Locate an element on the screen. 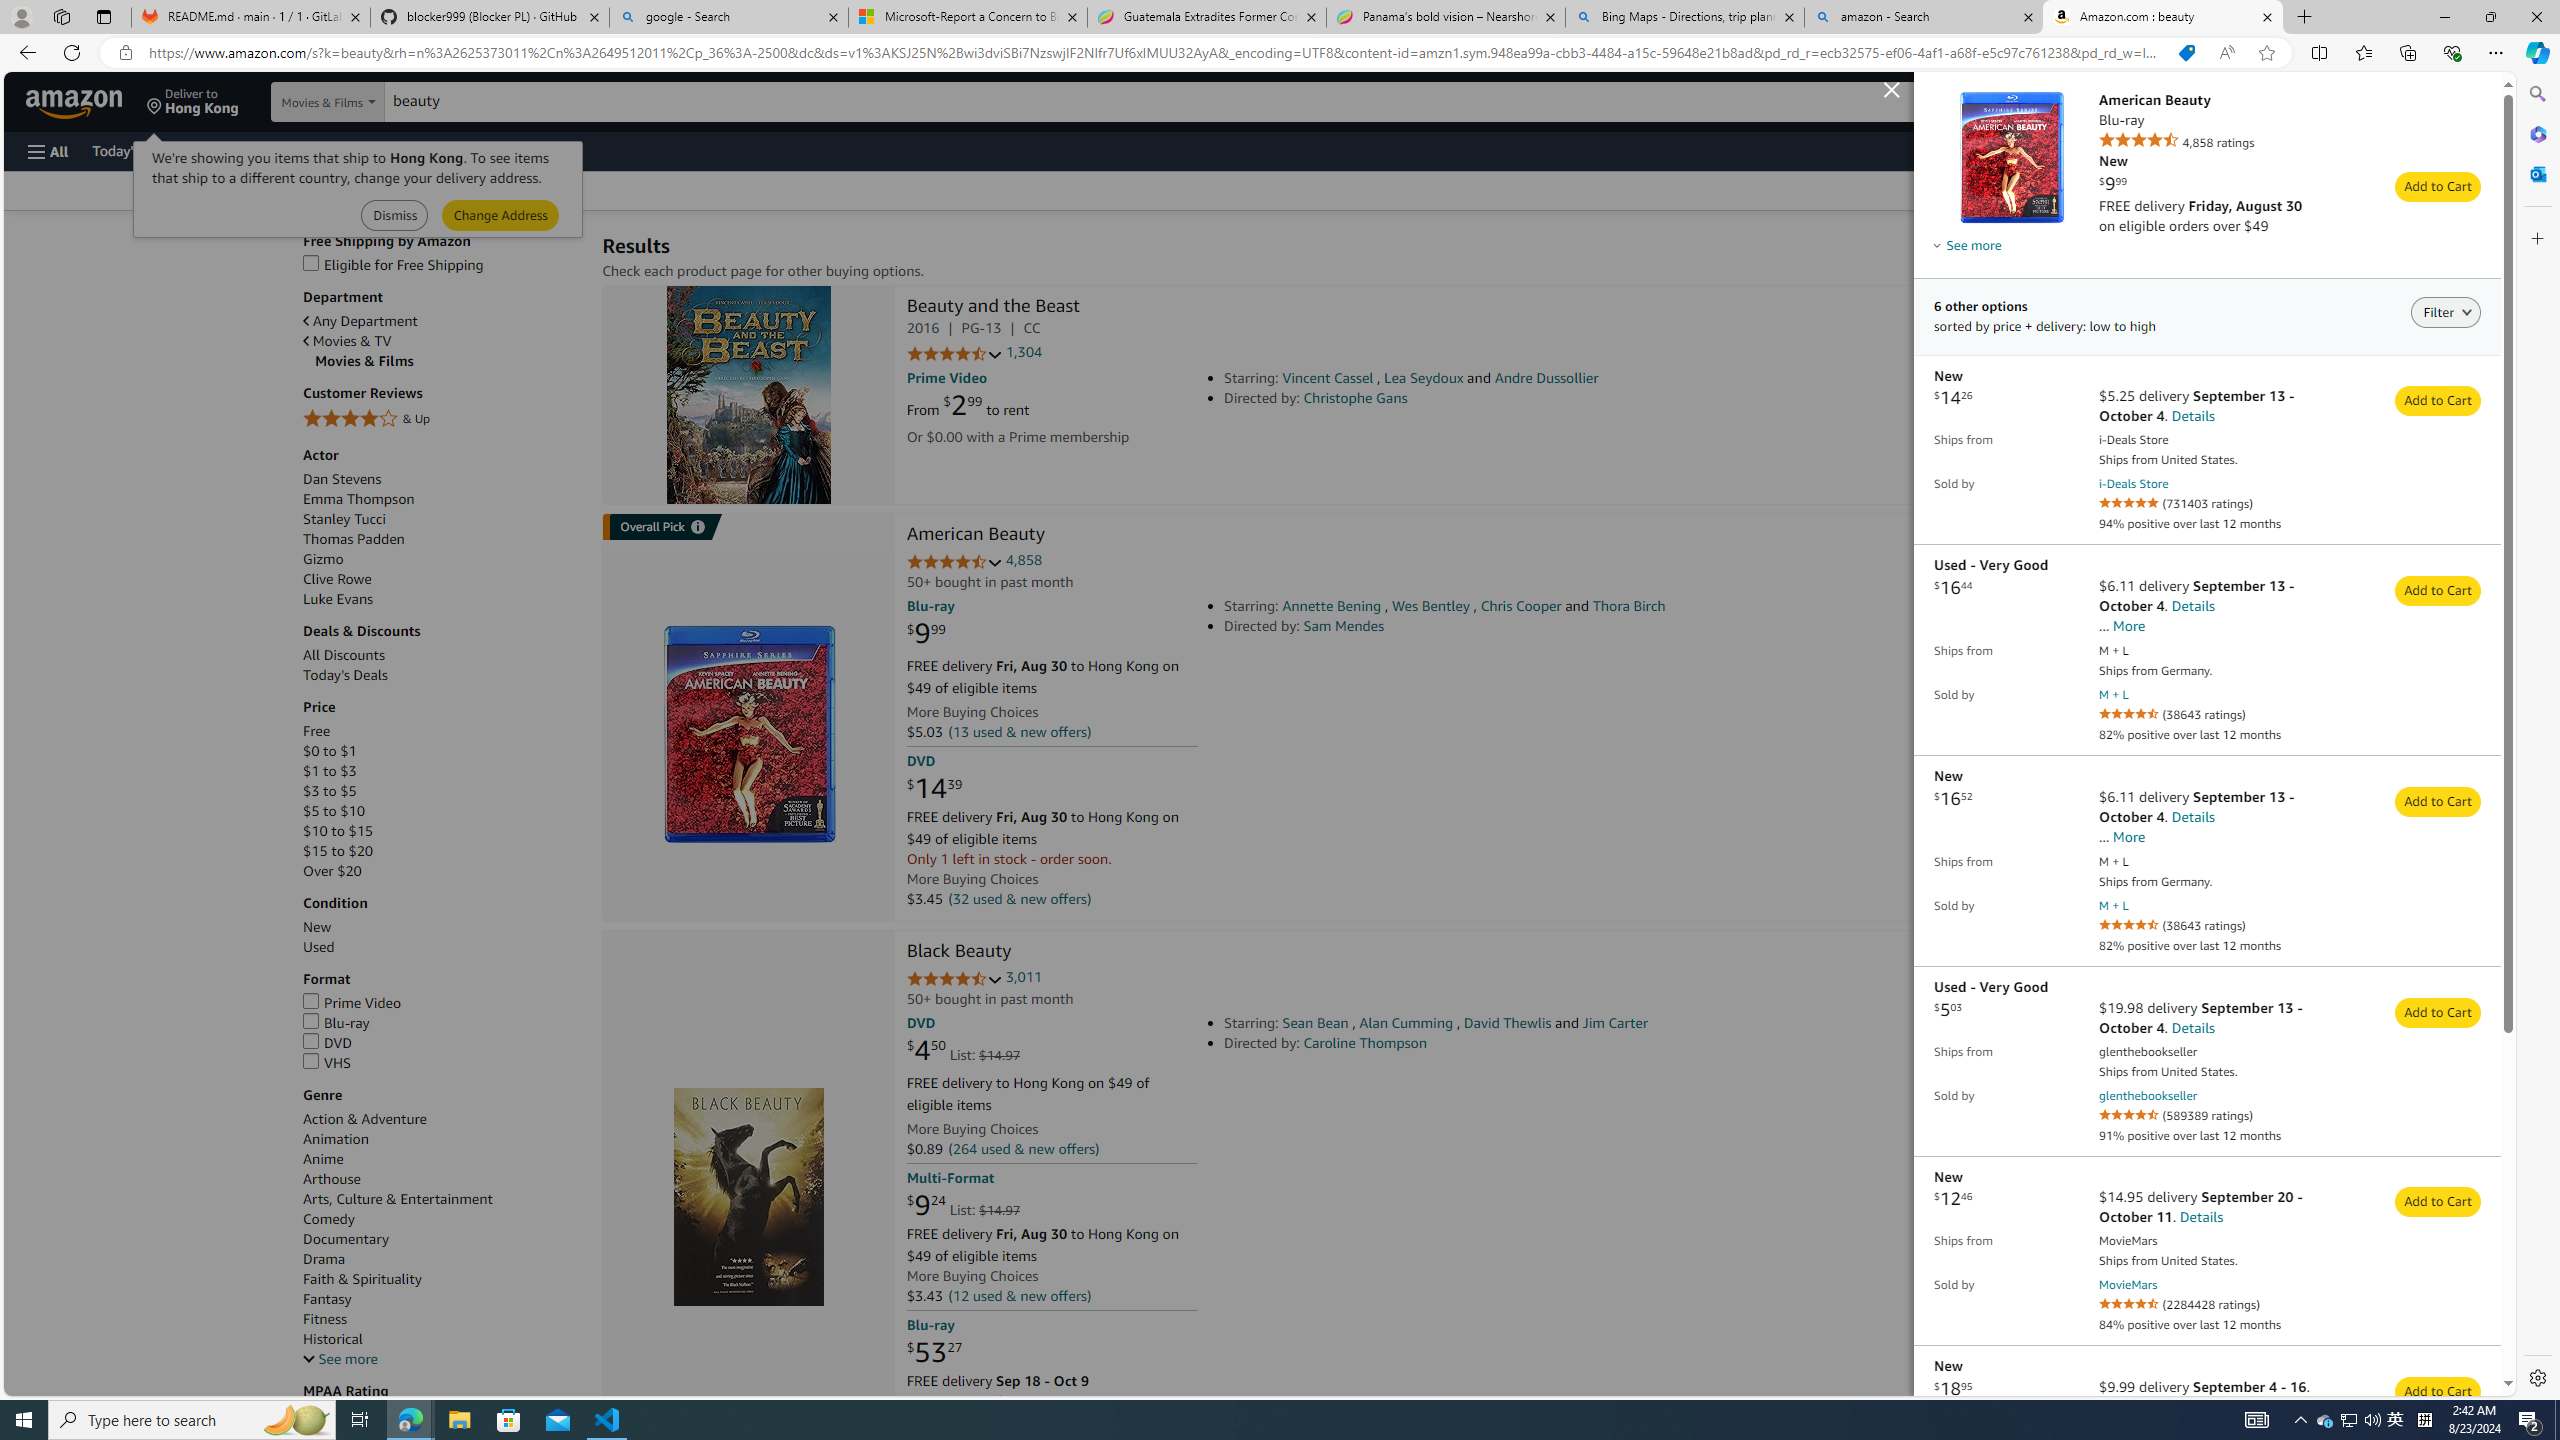 This screenshot has height=1440, width=2560. 'Add this page to favorites (Ctrl+D)' is located at coordinates (2266, 53).